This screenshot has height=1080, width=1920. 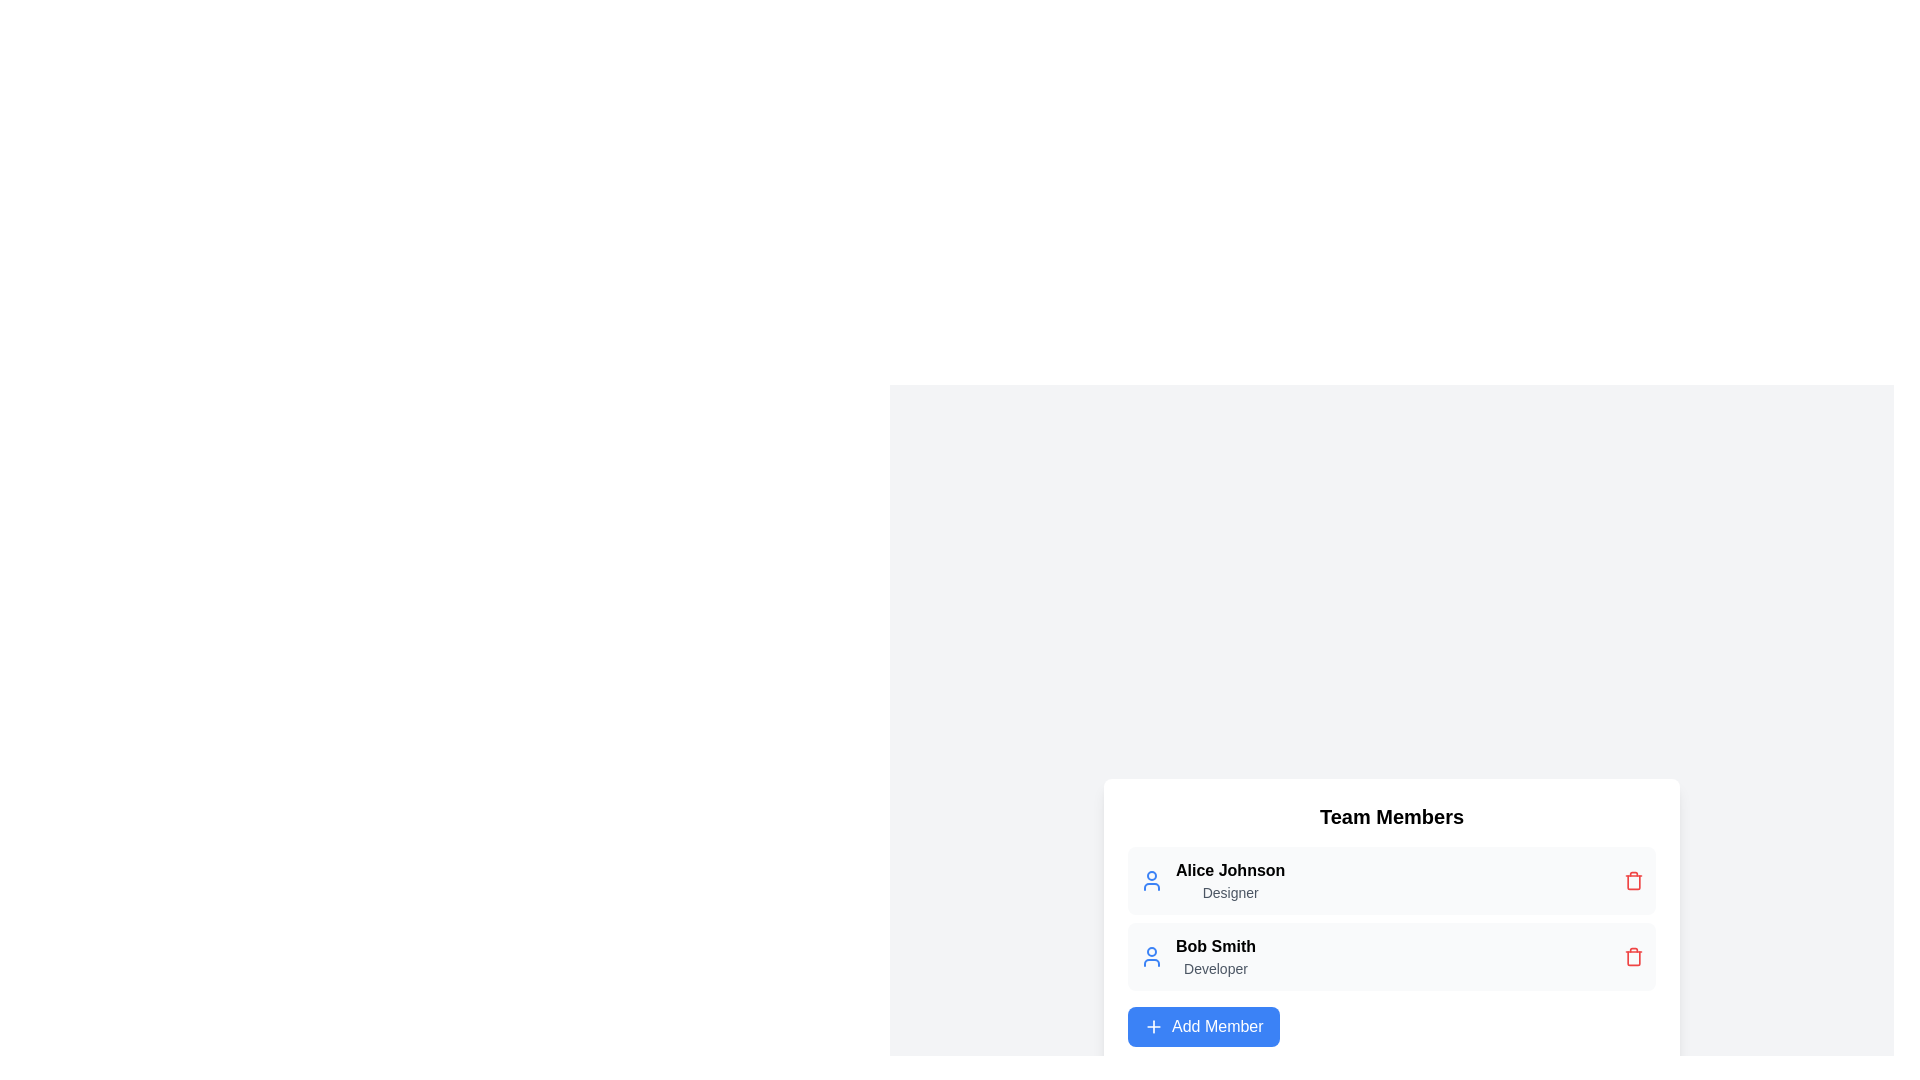 I want to click on the Text label representing the name of the individual in the second entry of the 'Team Members' section, located above the 'Developer' text, so click(x=1214, y=946).